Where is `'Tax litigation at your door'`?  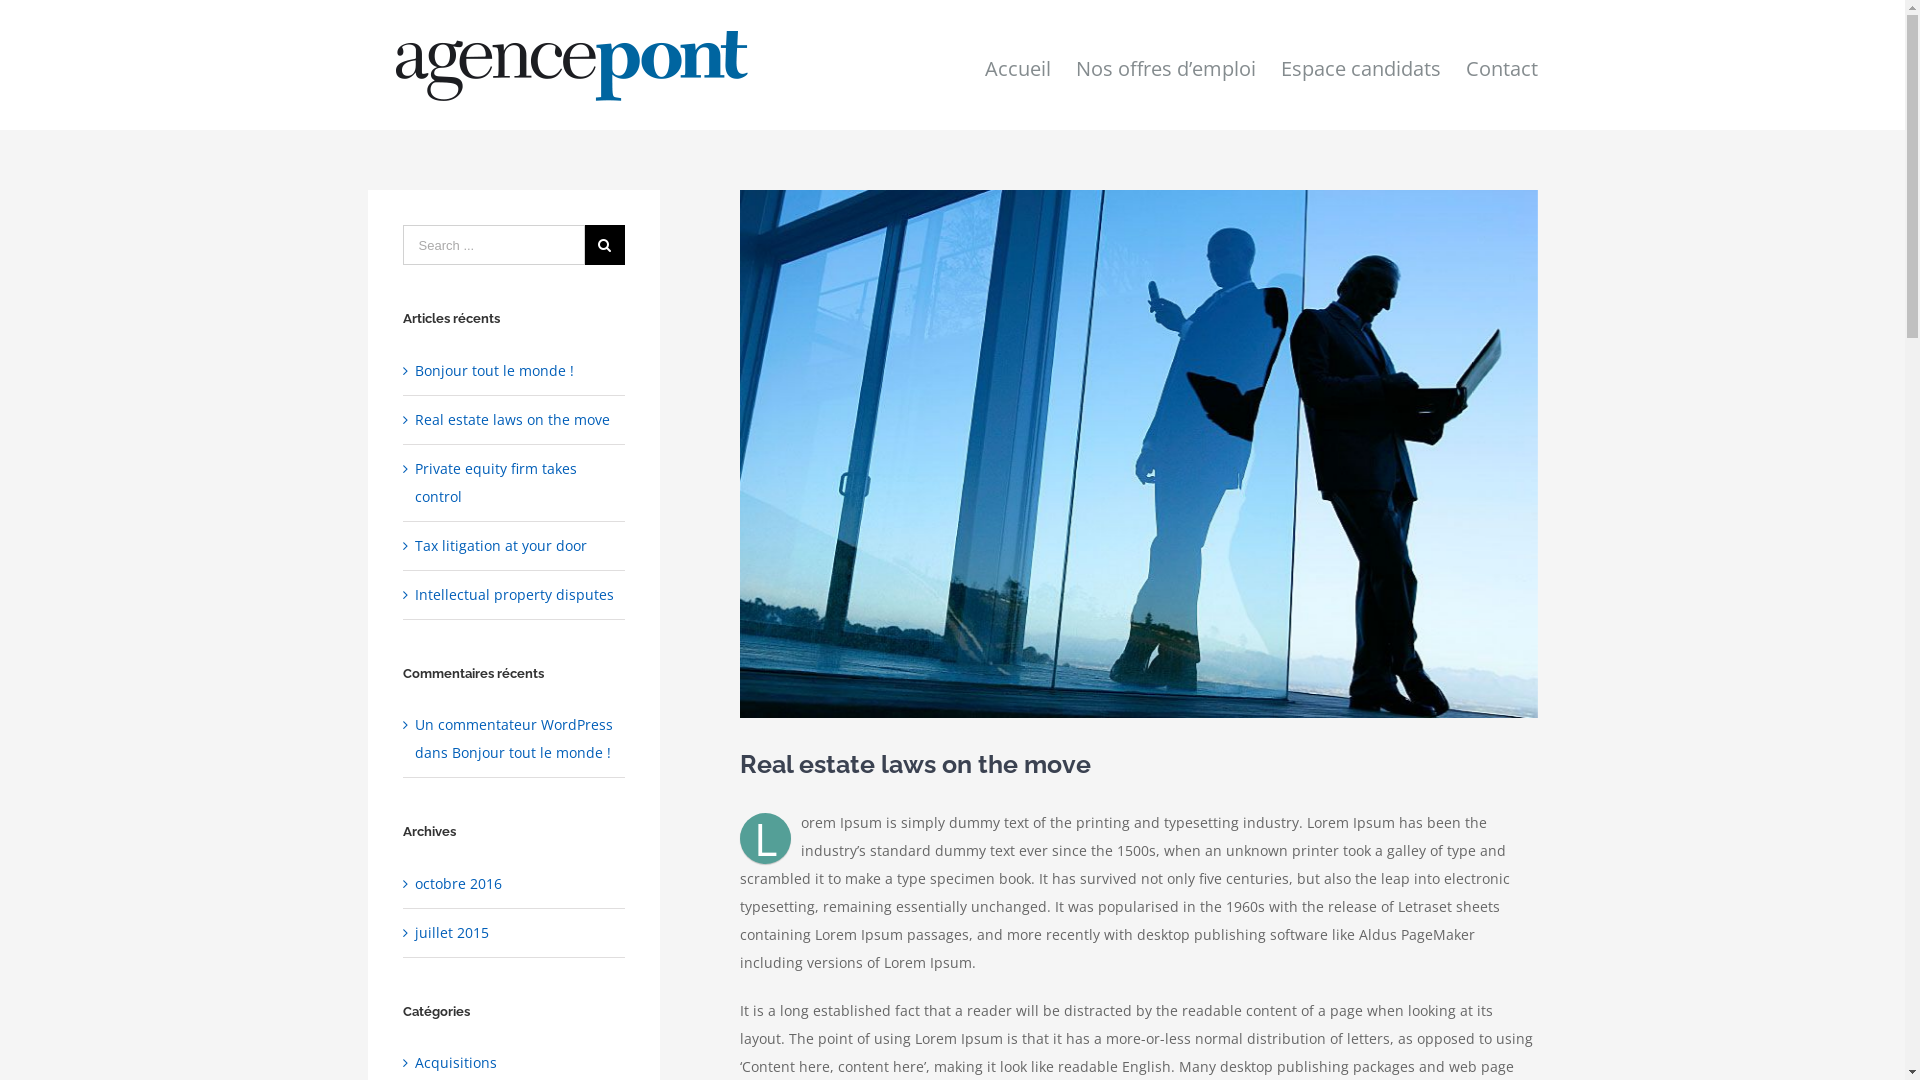 'Tax litigation at your door' is located at coordinates (413, 545).